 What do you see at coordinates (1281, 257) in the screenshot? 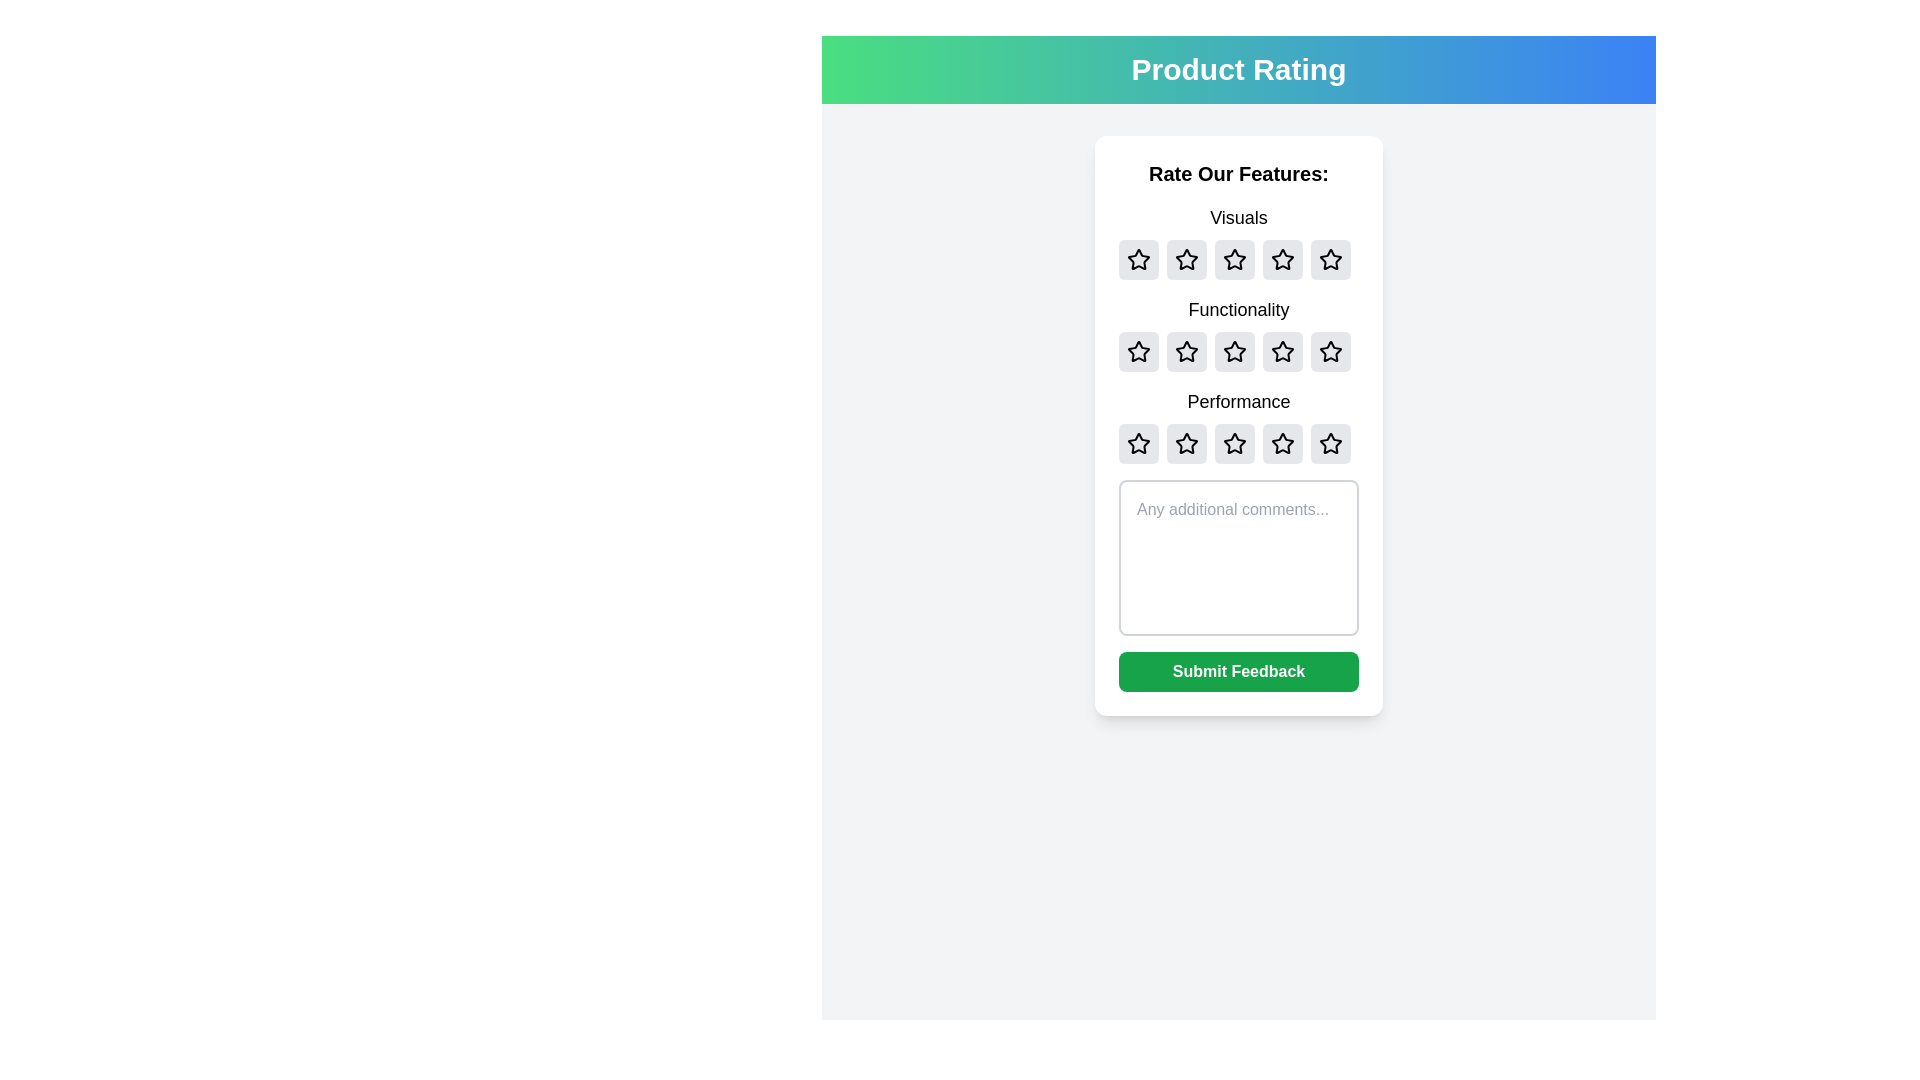
I see `the third star icon in the 'Visuals' rating section` at bounding box center [1281, 257].